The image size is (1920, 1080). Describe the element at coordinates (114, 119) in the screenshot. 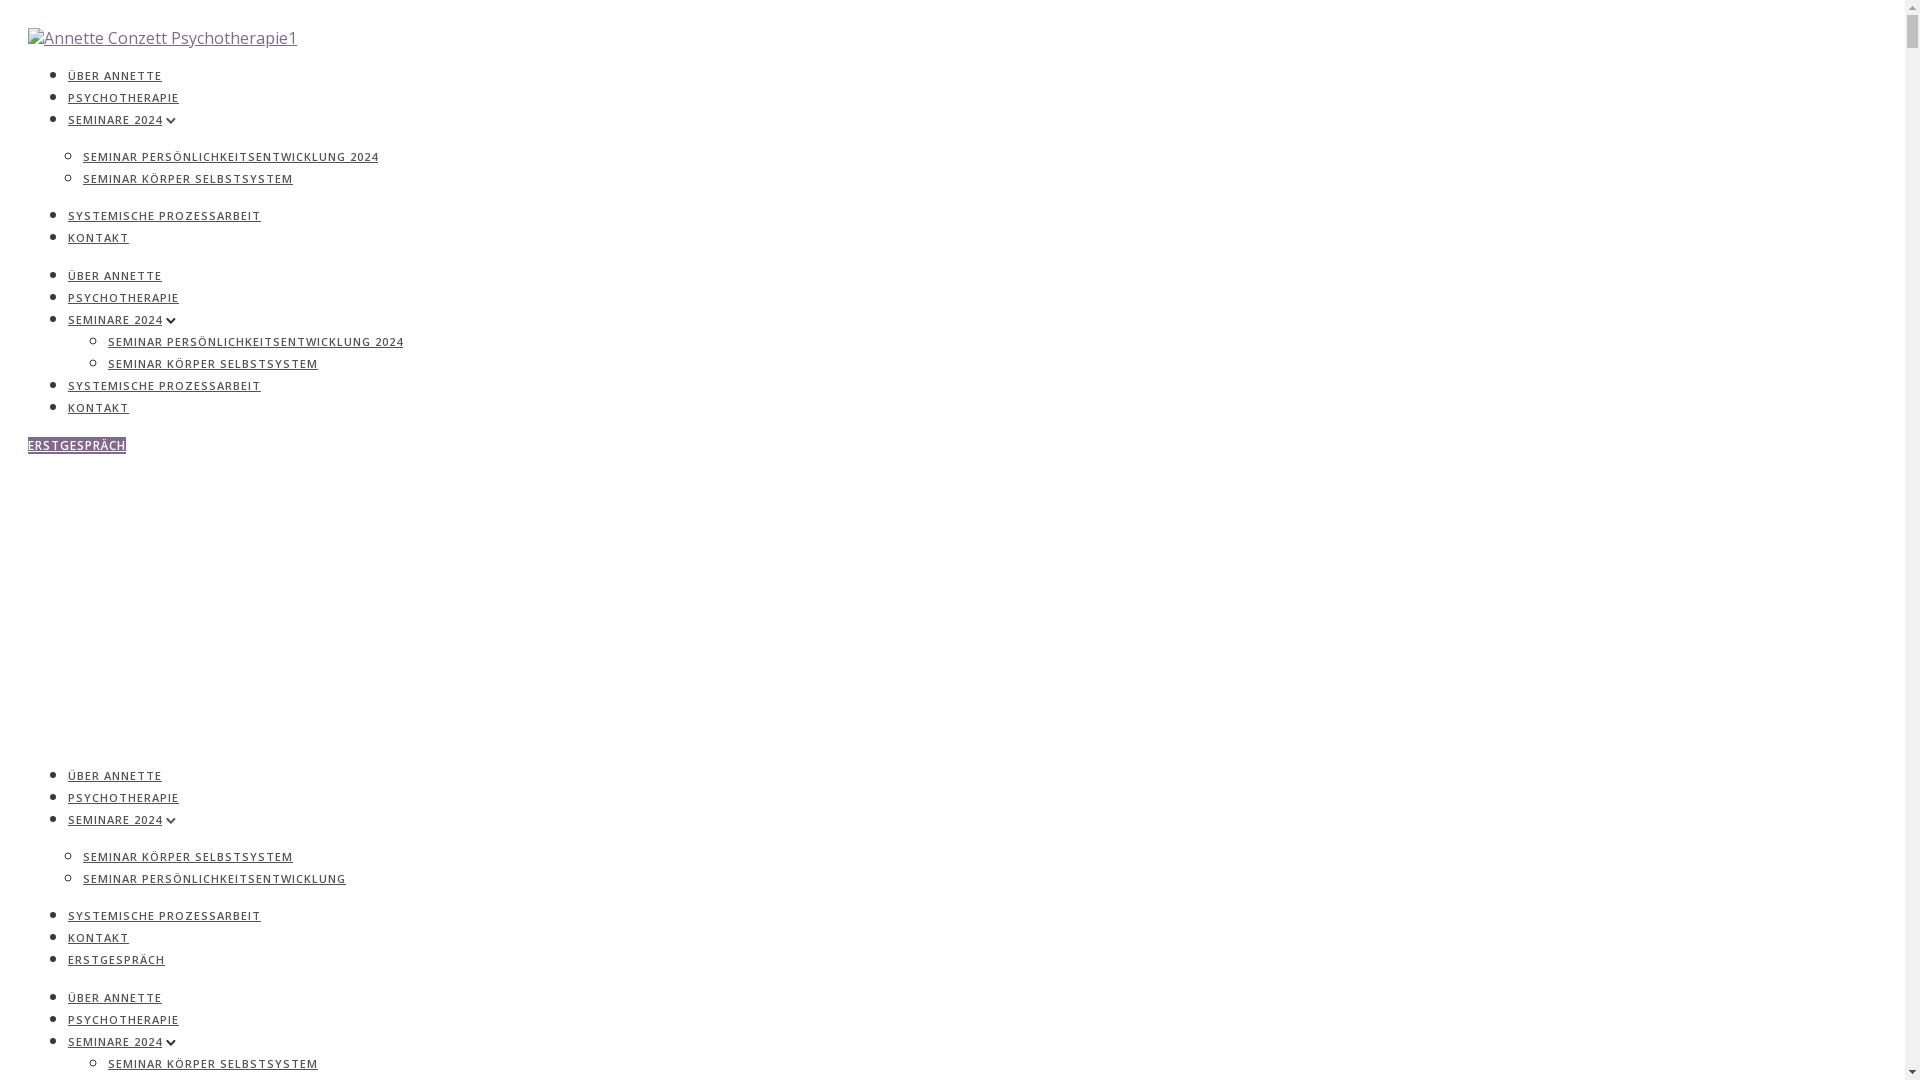

I see `'SEMINARE 2024'` at that location.